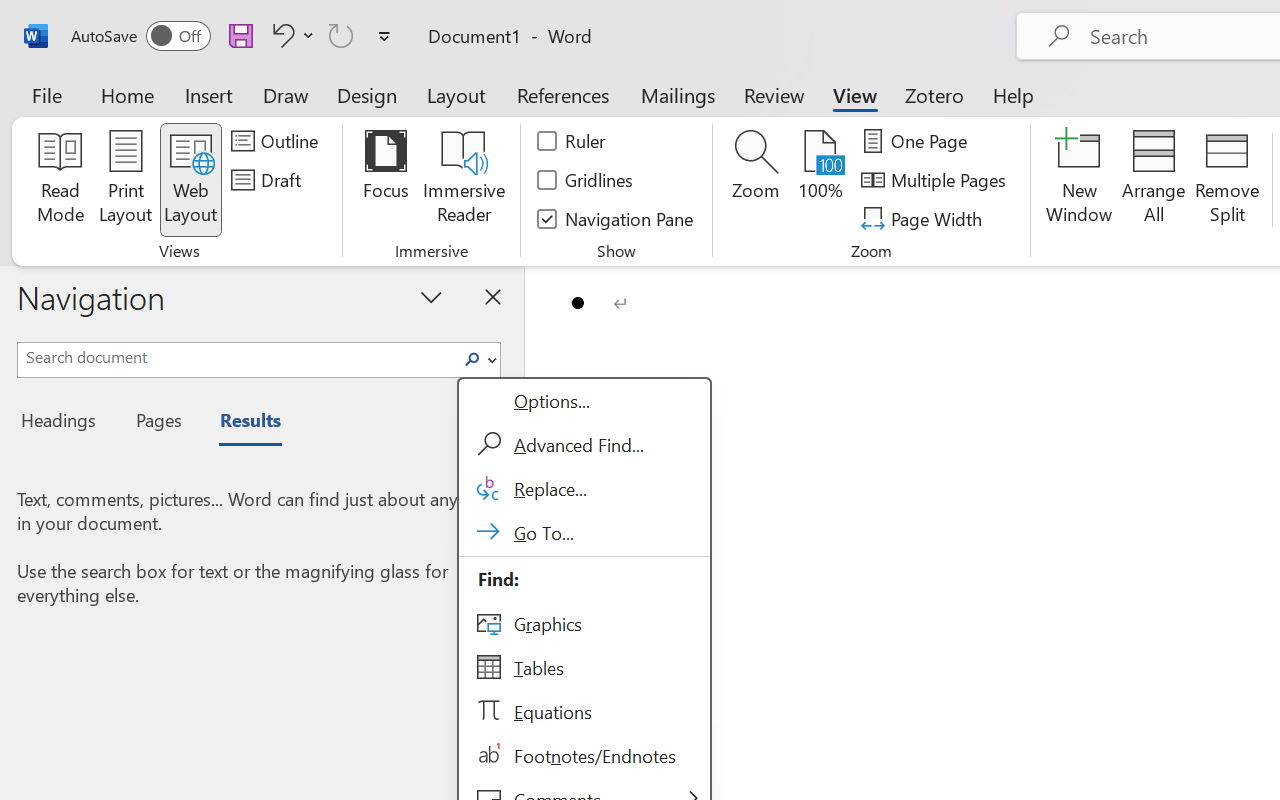 The image size is (1280, 800). What do you see at coordinates (155, 423) in the screenshot?
I see `'Pages'` at bounding box center [155, 423].